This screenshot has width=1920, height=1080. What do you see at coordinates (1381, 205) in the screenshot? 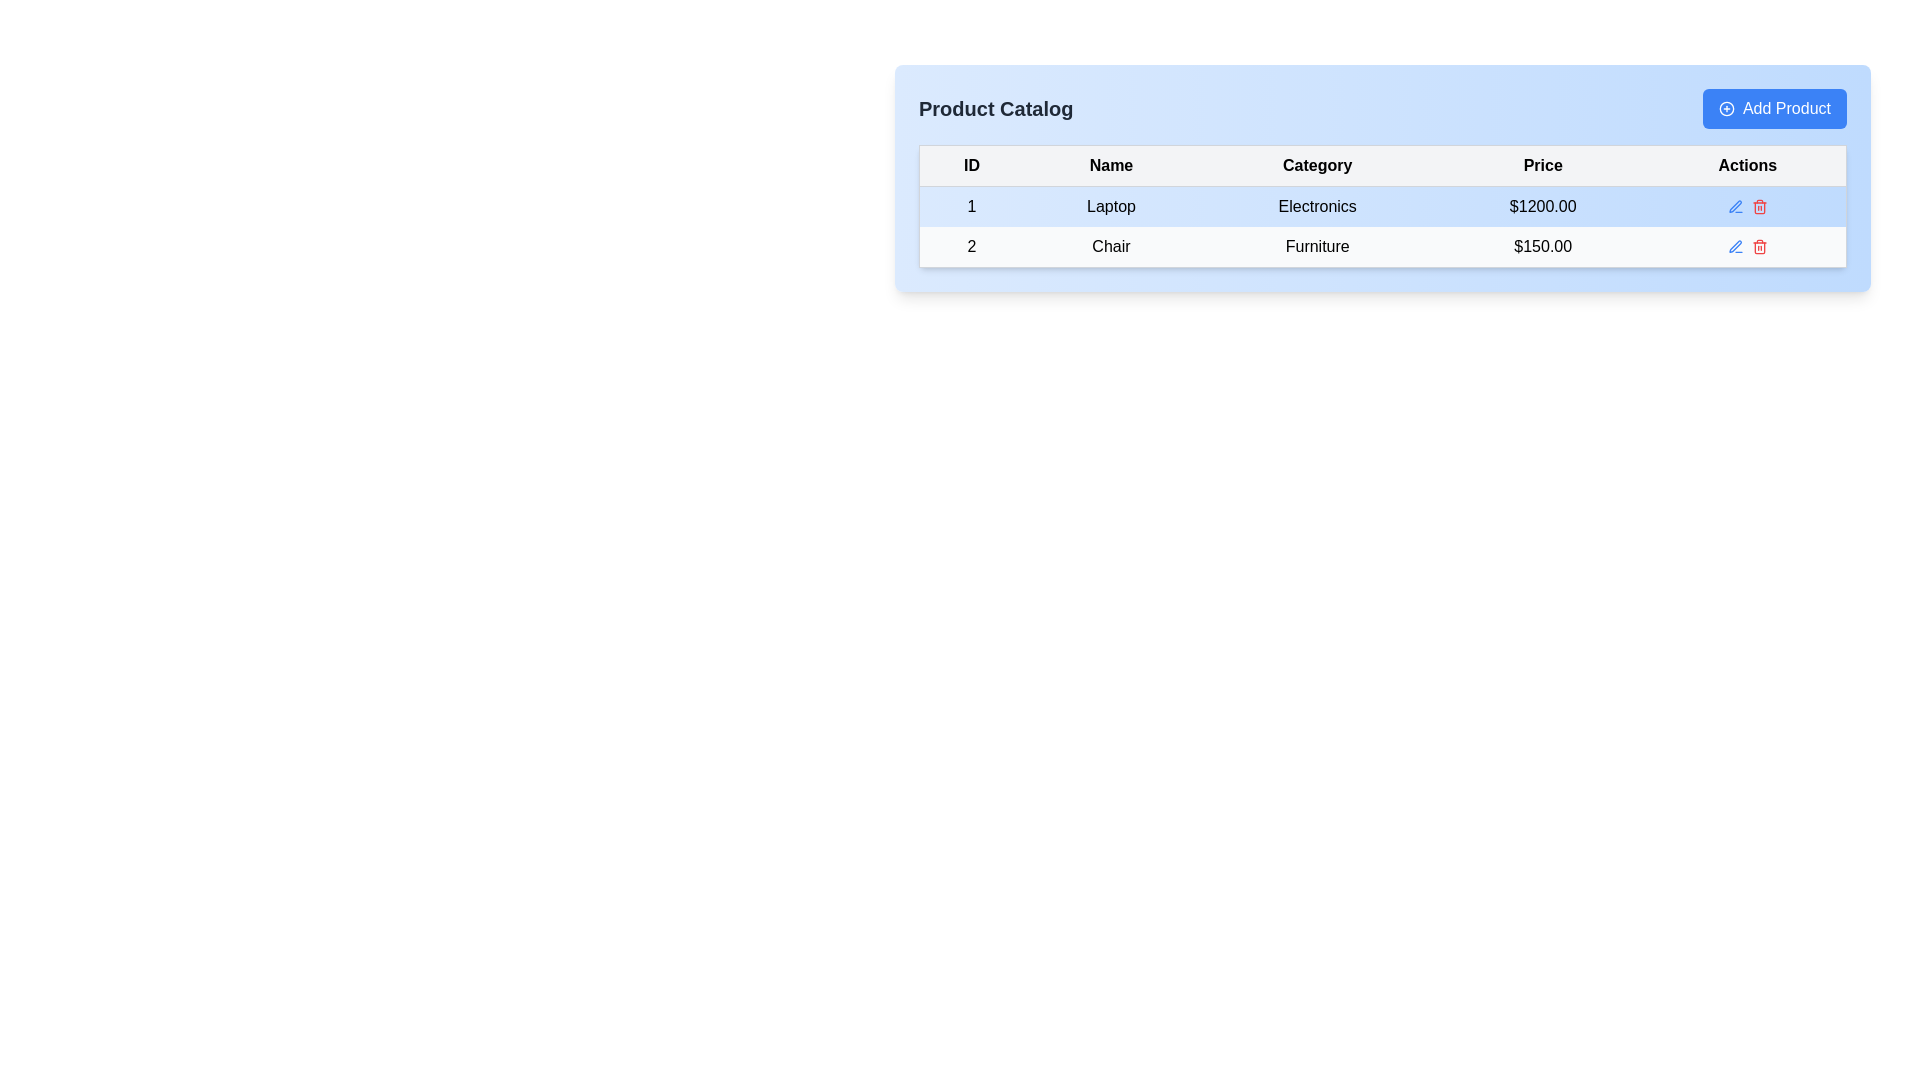
I see `inside the first data row of the product information table under the 'Product Catalog' section` at bounding box center [1381, 205].